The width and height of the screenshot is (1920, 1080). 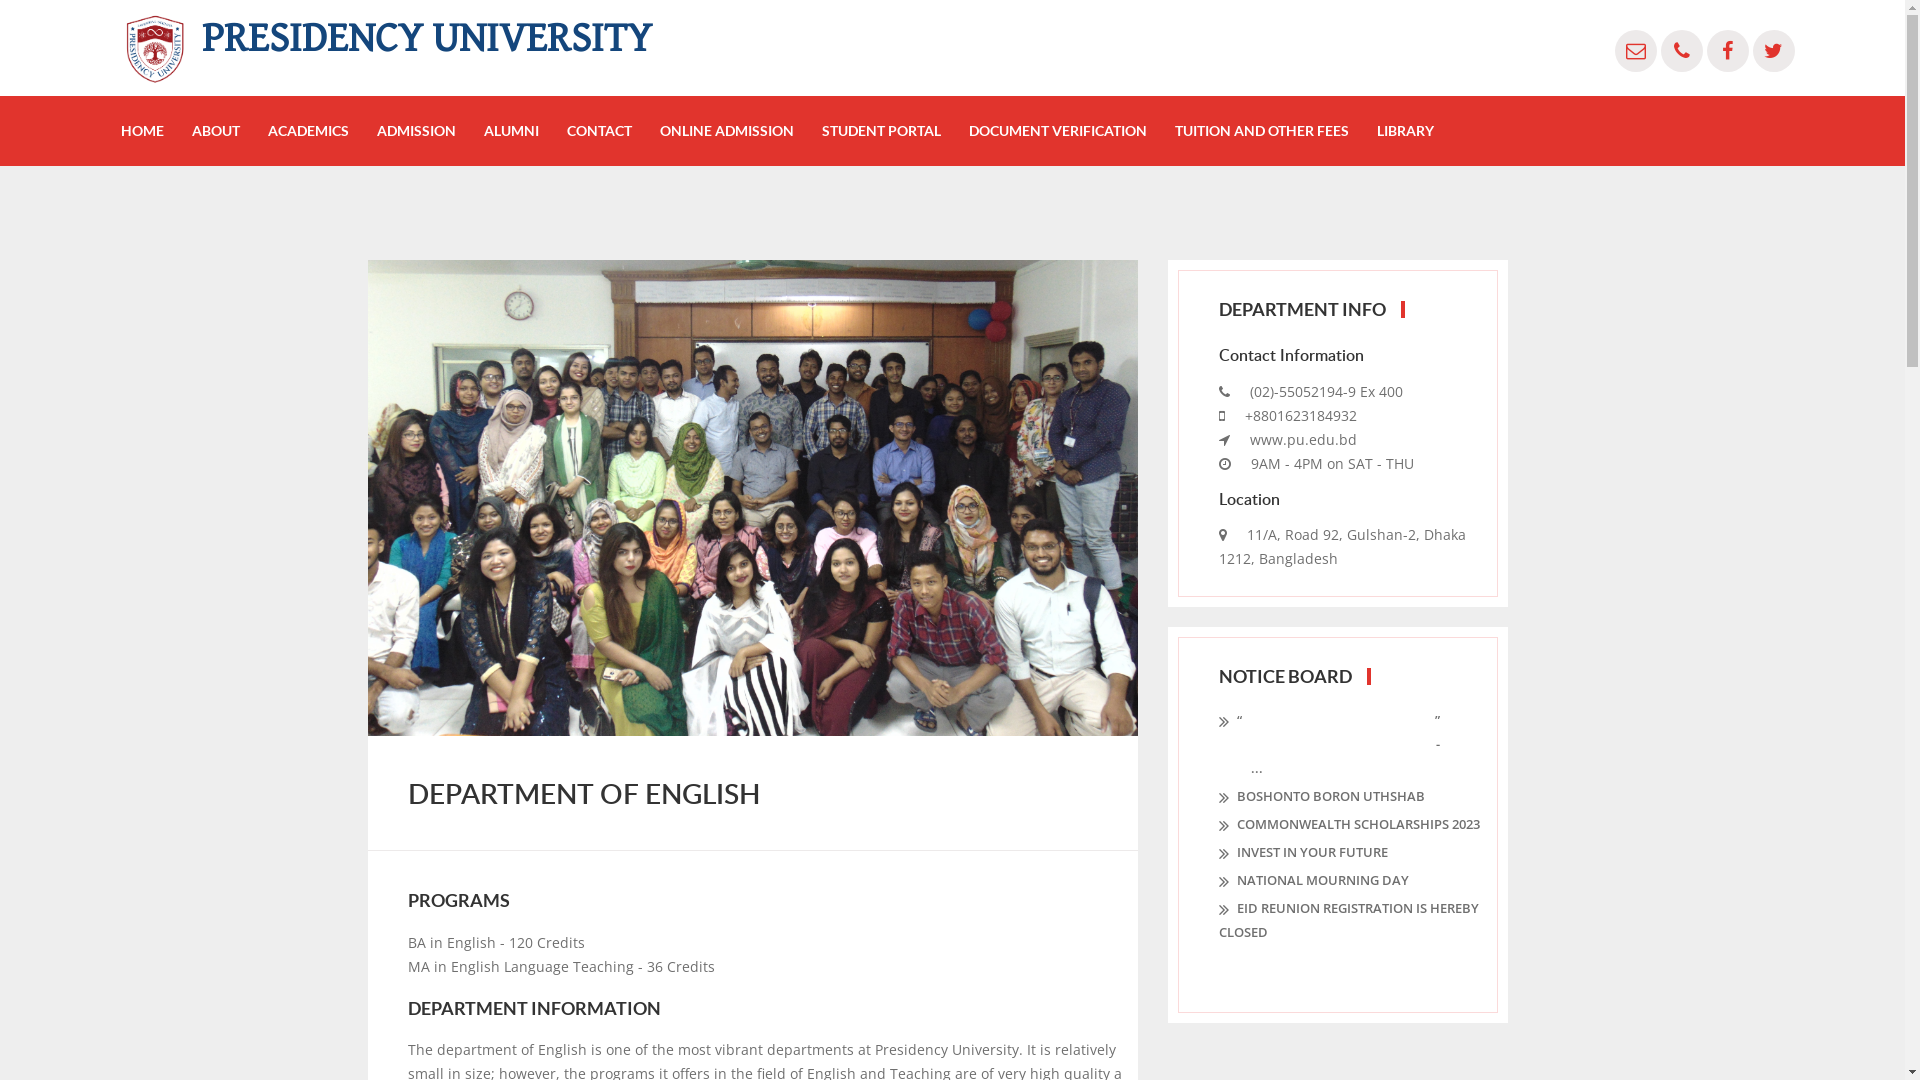 What do you see at coordinates (1354, 920) in the screenshot?
I see `'EID REUNION REGISTRATION IS HEREBY CLOSED'` at bounding box center [1354, 920].